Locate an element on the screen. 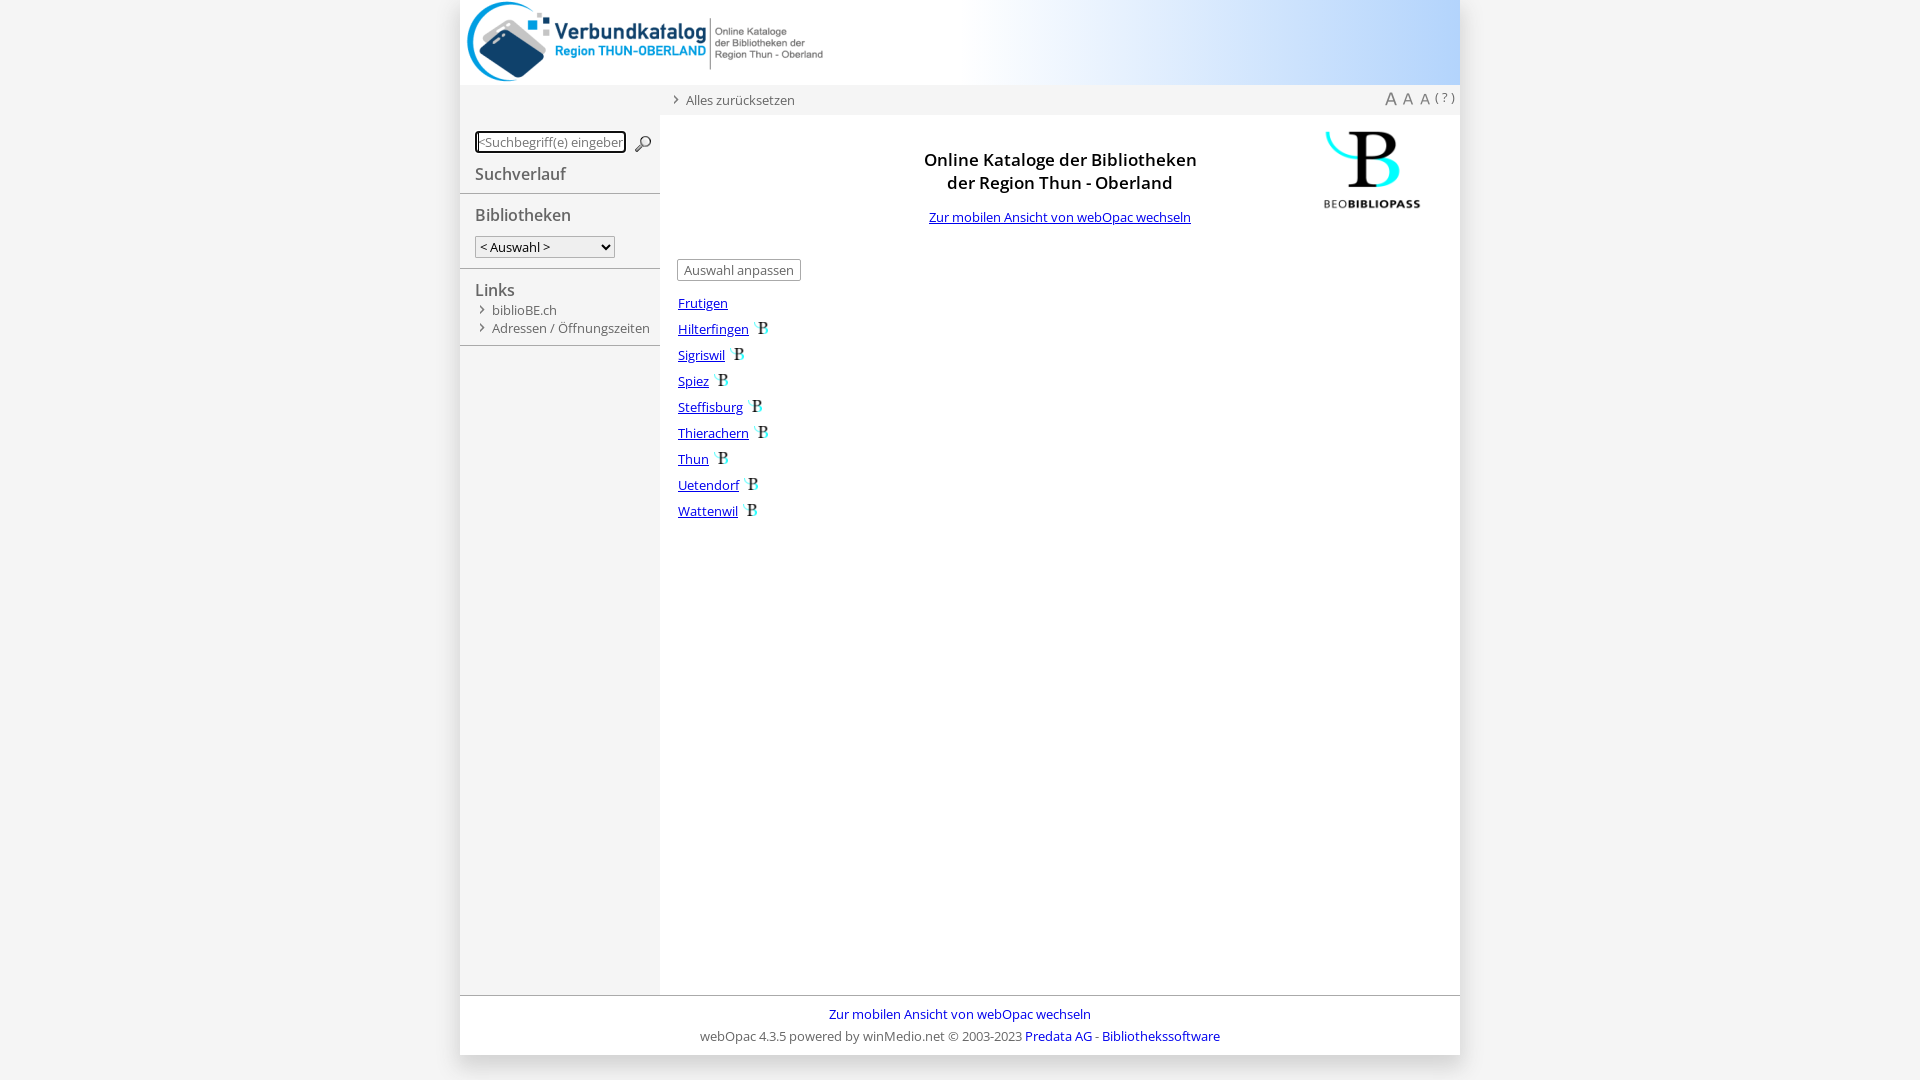 This screenshot has width=1920, height=1080. 'Steffisburg' is located at coordinates (710, 406).